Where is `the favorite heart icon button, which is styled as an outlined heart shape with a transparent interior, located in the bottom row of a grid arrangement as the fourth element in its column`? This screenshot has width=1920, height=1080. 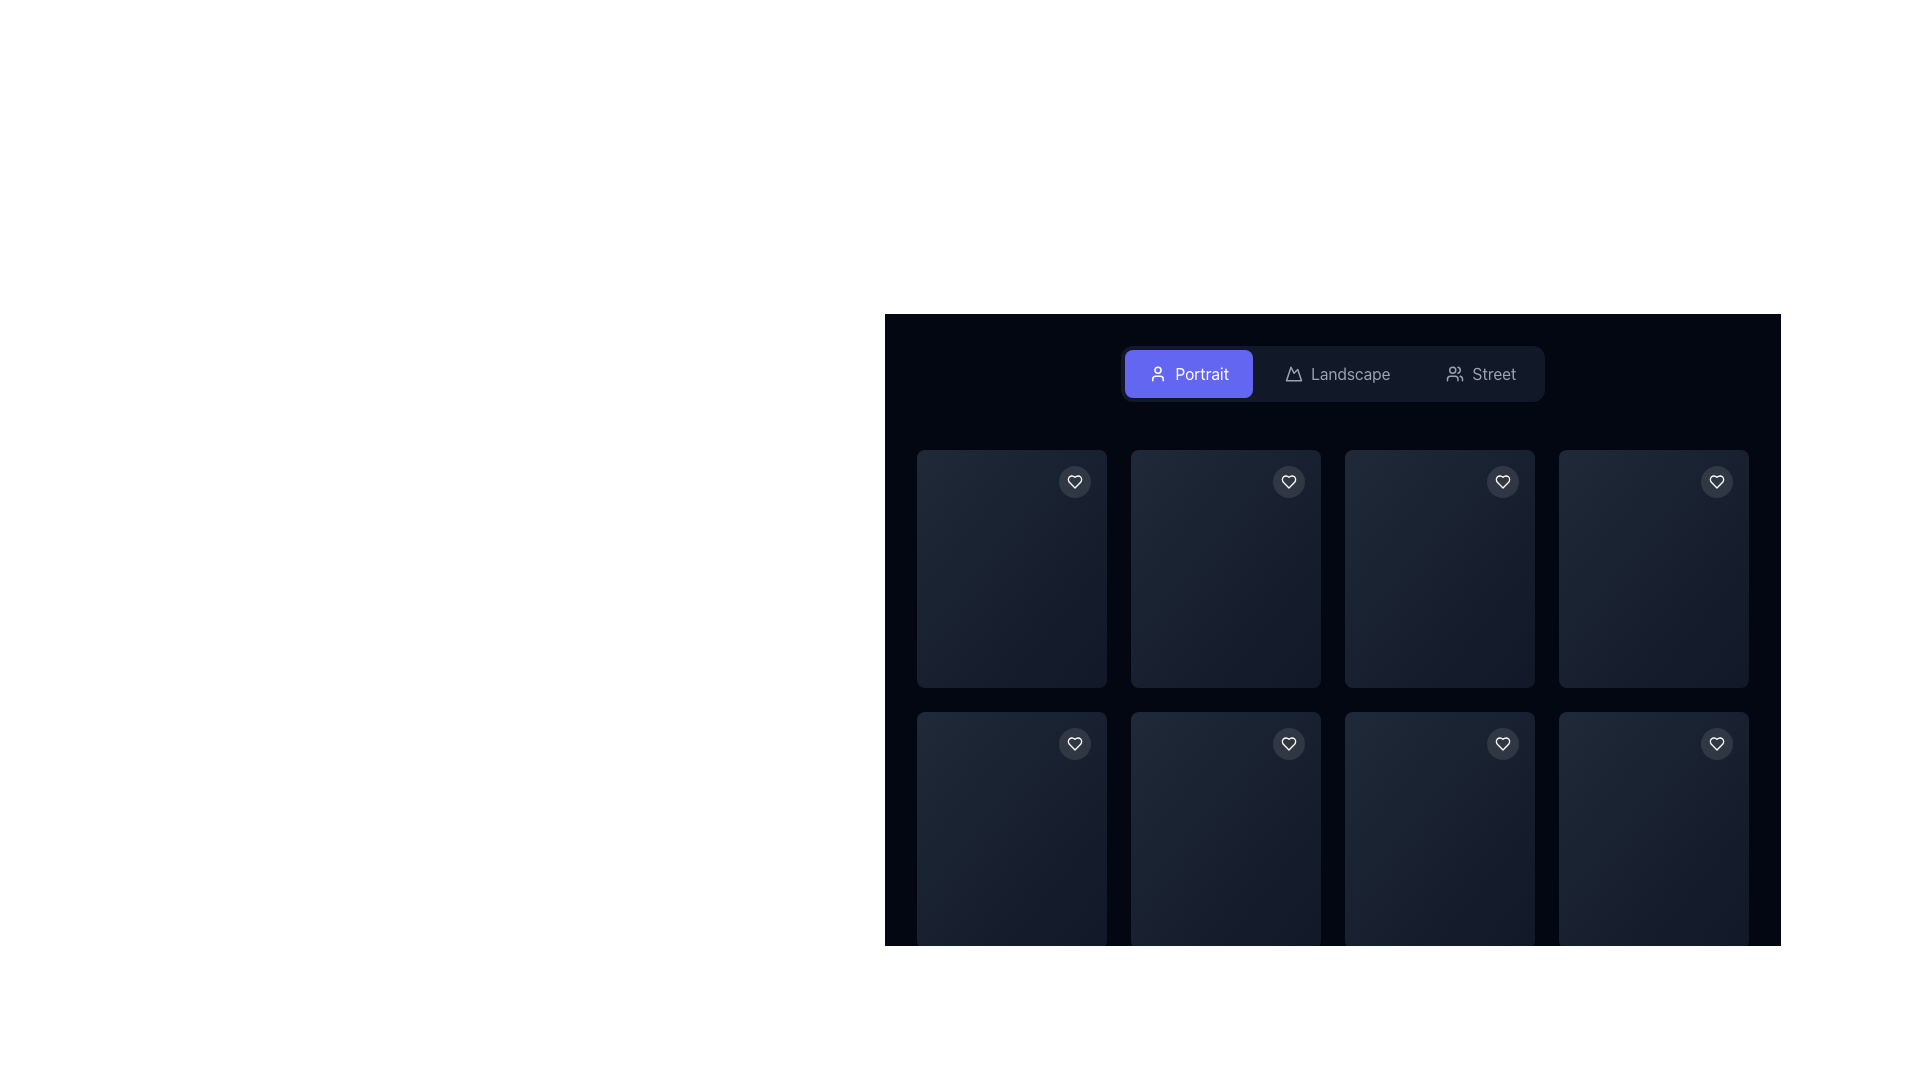
the favorite heart icon button, which is styled as an outlined heart shape with a transparent interior, located in the bottom row of a grid arrangement as the fourth element in its column is located at coordinates (1502, 743).